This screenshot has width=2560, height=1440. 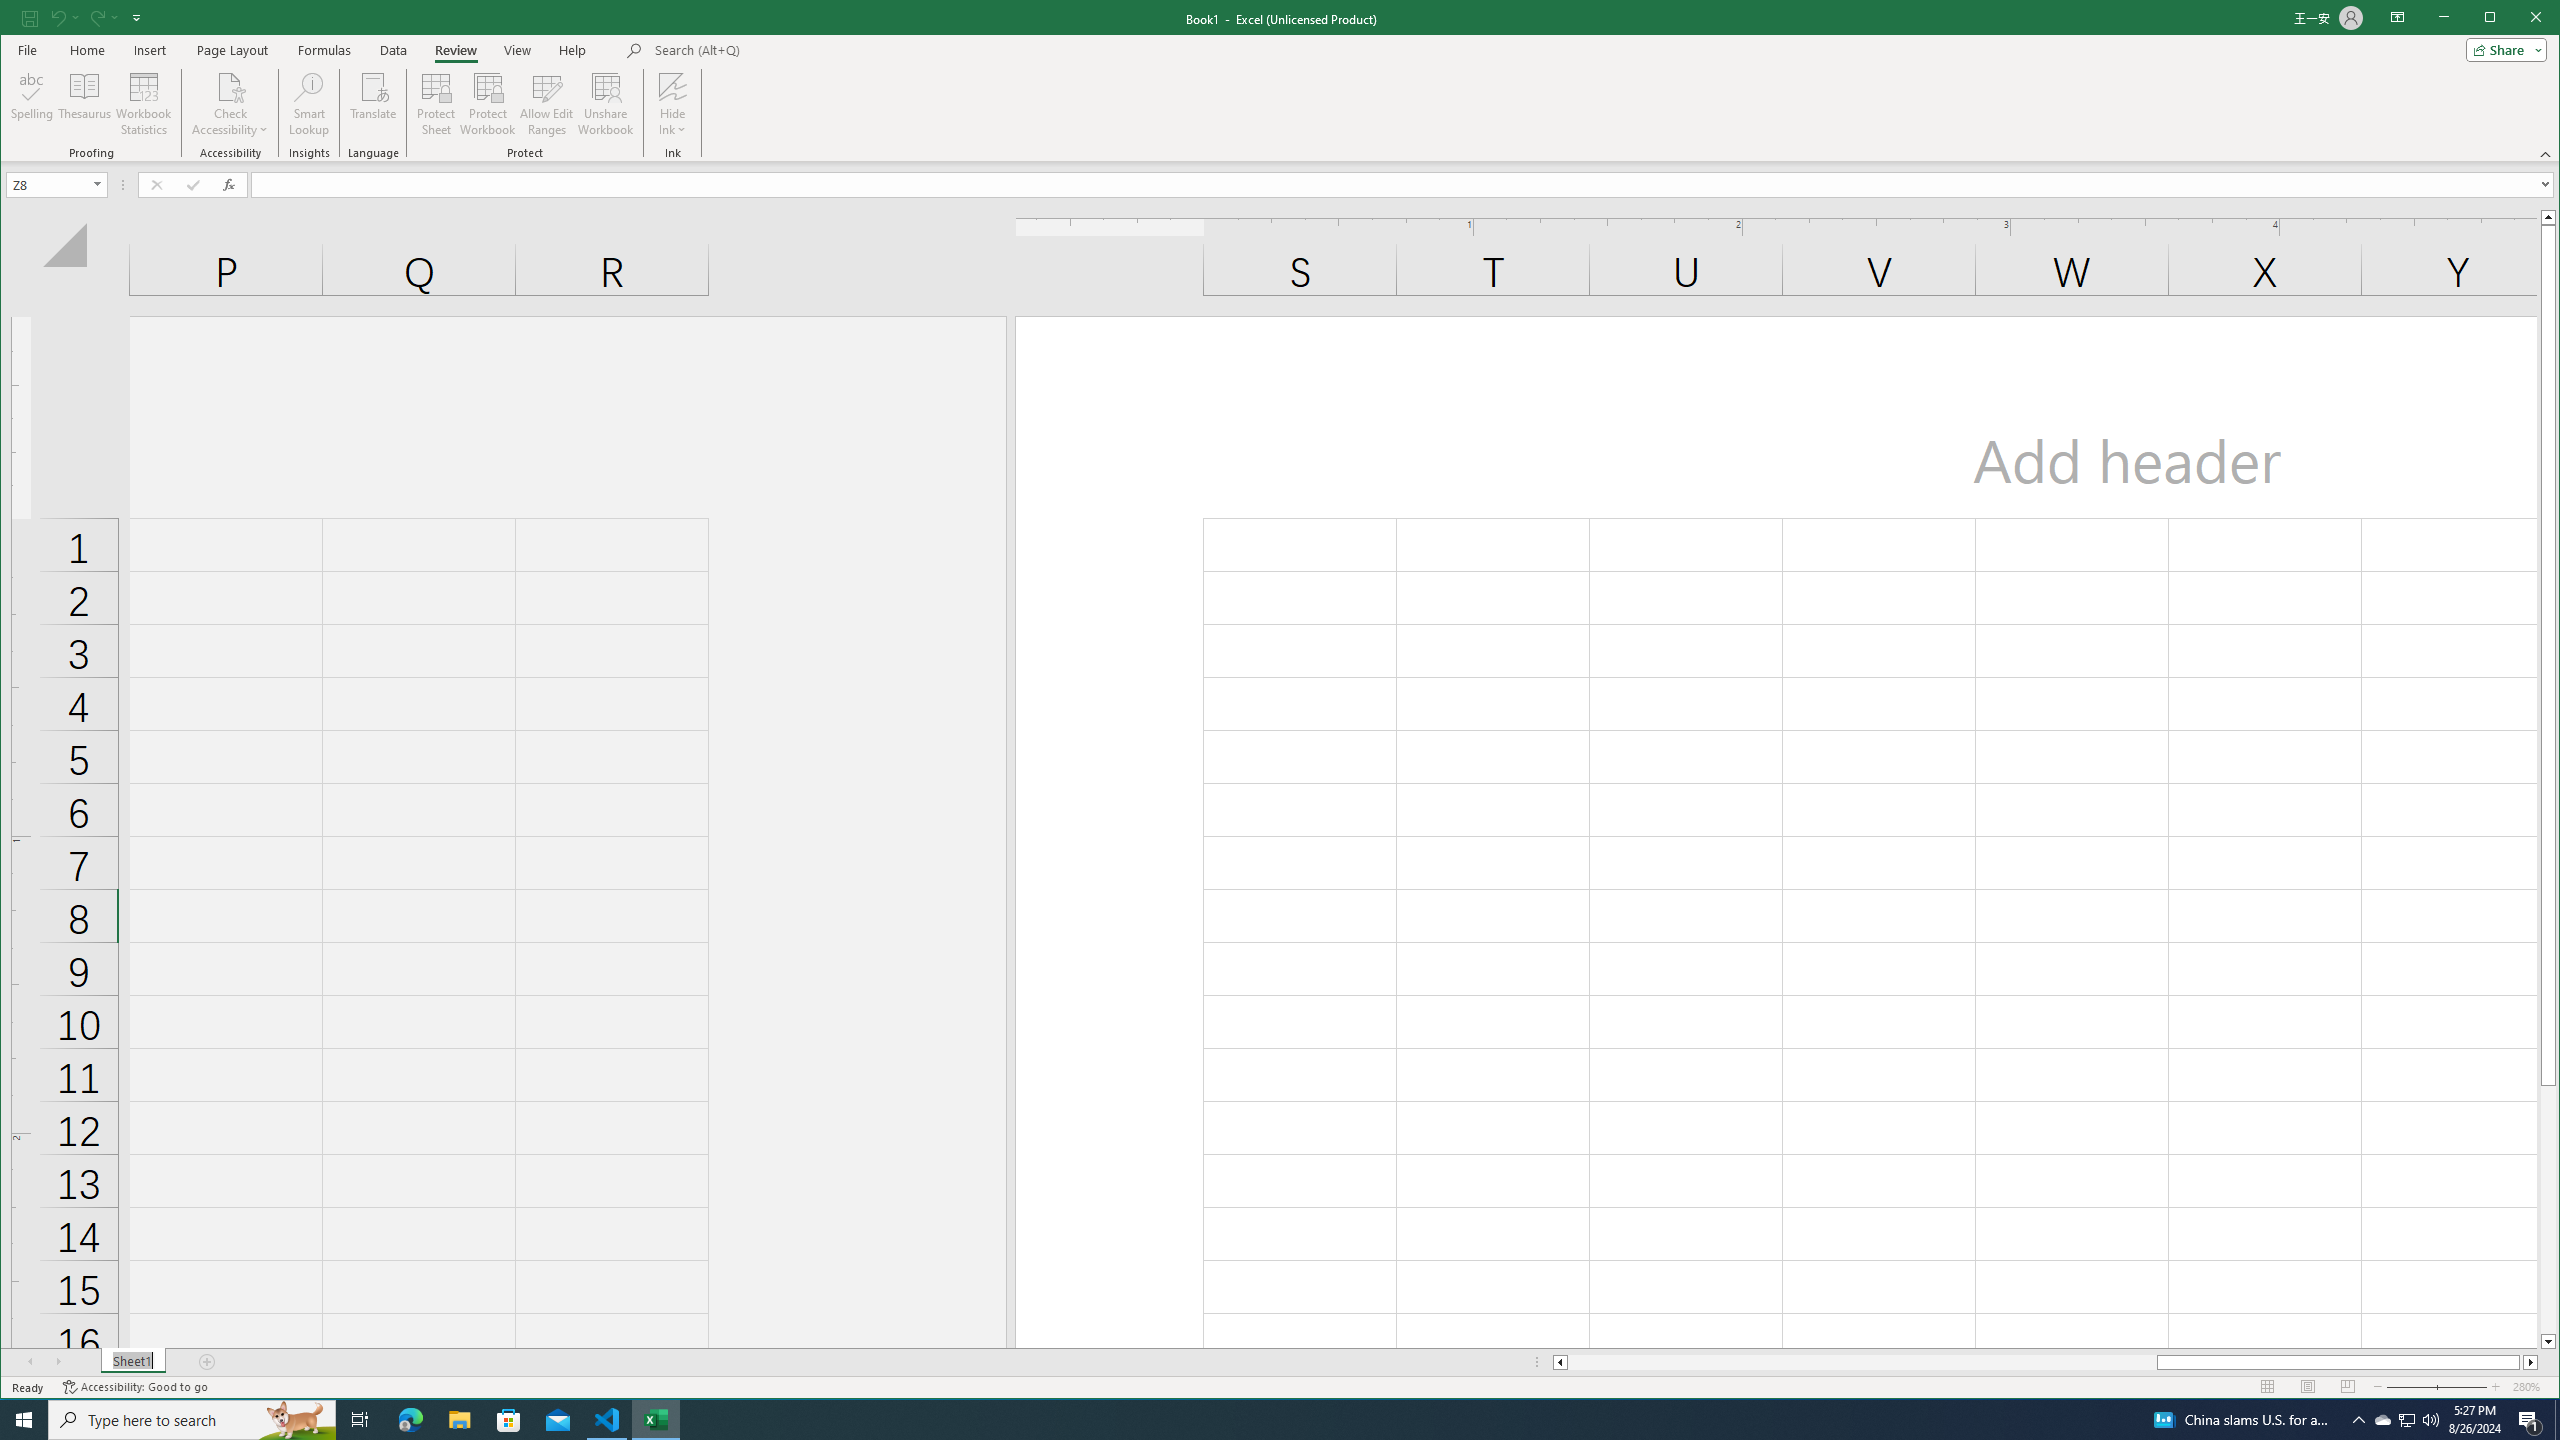 What do you see at coordinates (656, 1418) in the screenshot?
I see `'Excel - 1 running window'` at bounding box center [656, 1418].